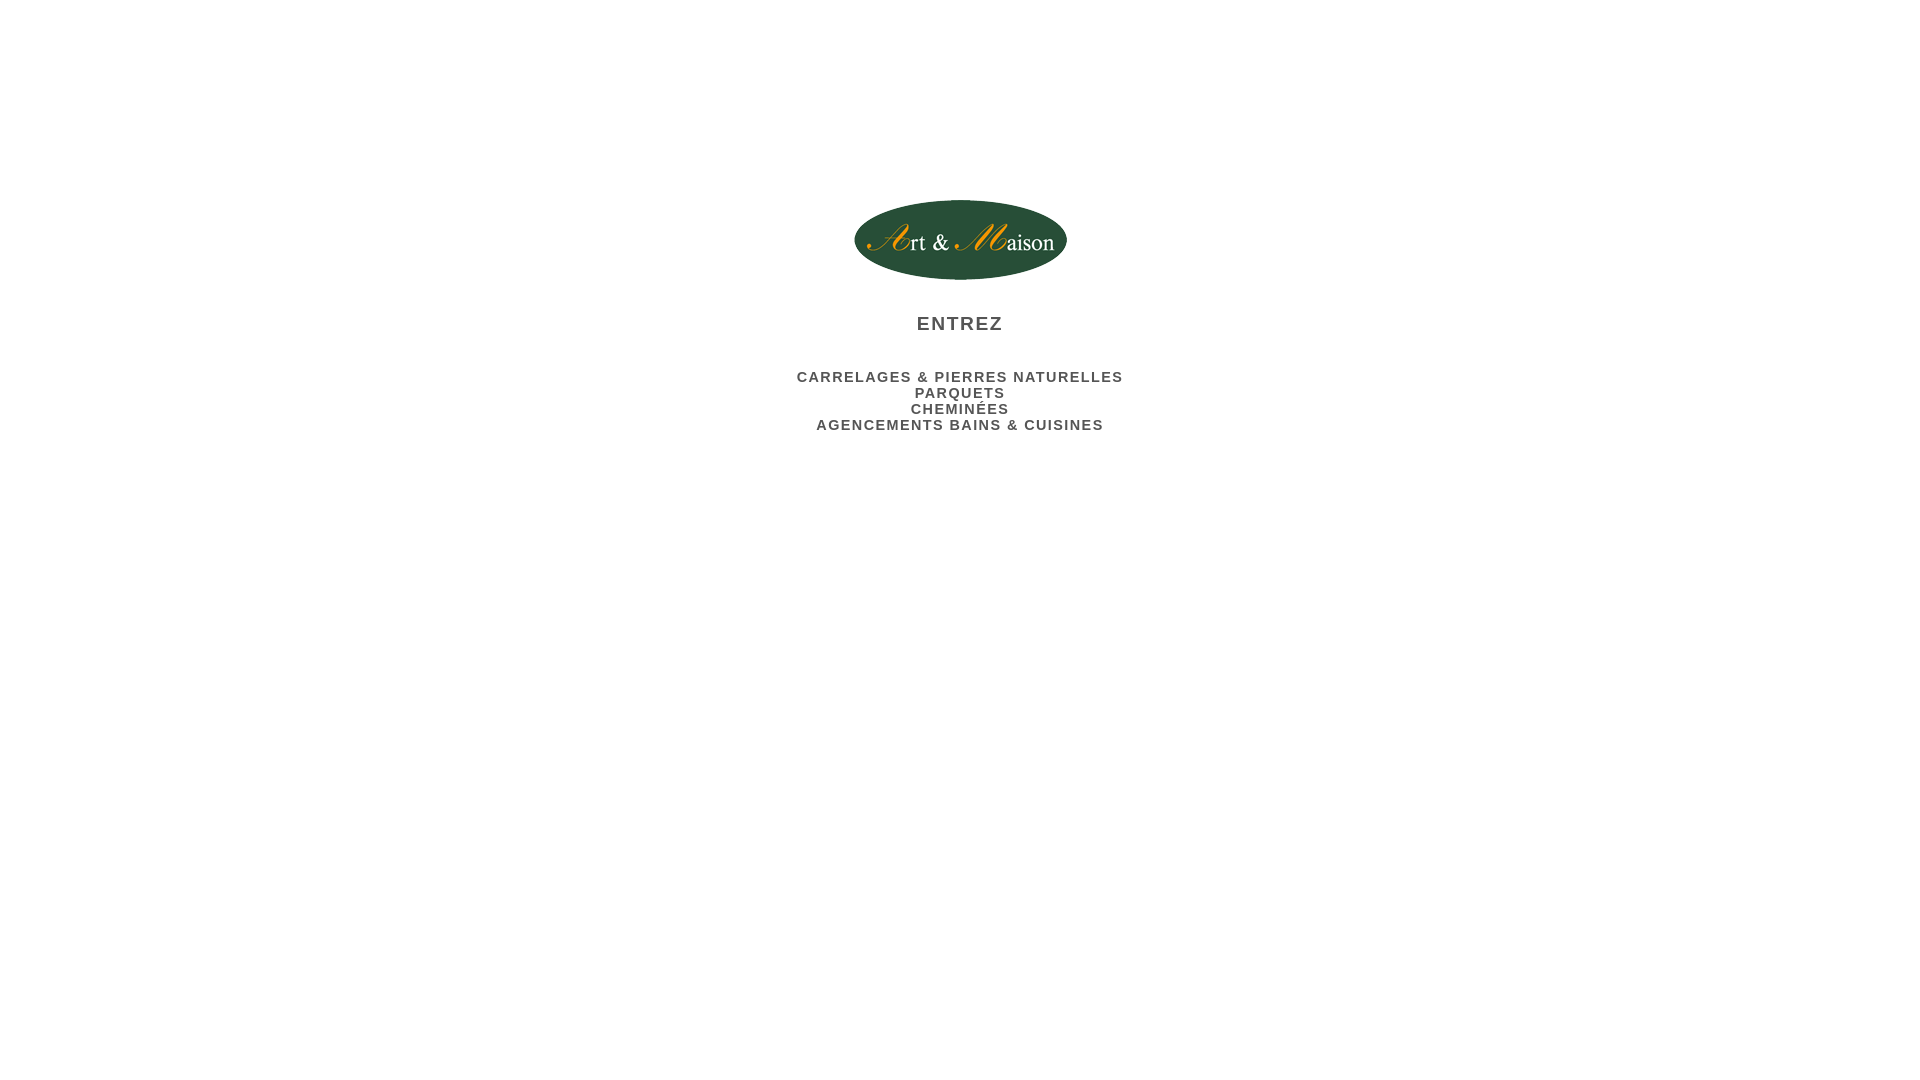 This screenshot has width=1920, height=1080. I want to click on 'ENTREZ', so click(461, 315).